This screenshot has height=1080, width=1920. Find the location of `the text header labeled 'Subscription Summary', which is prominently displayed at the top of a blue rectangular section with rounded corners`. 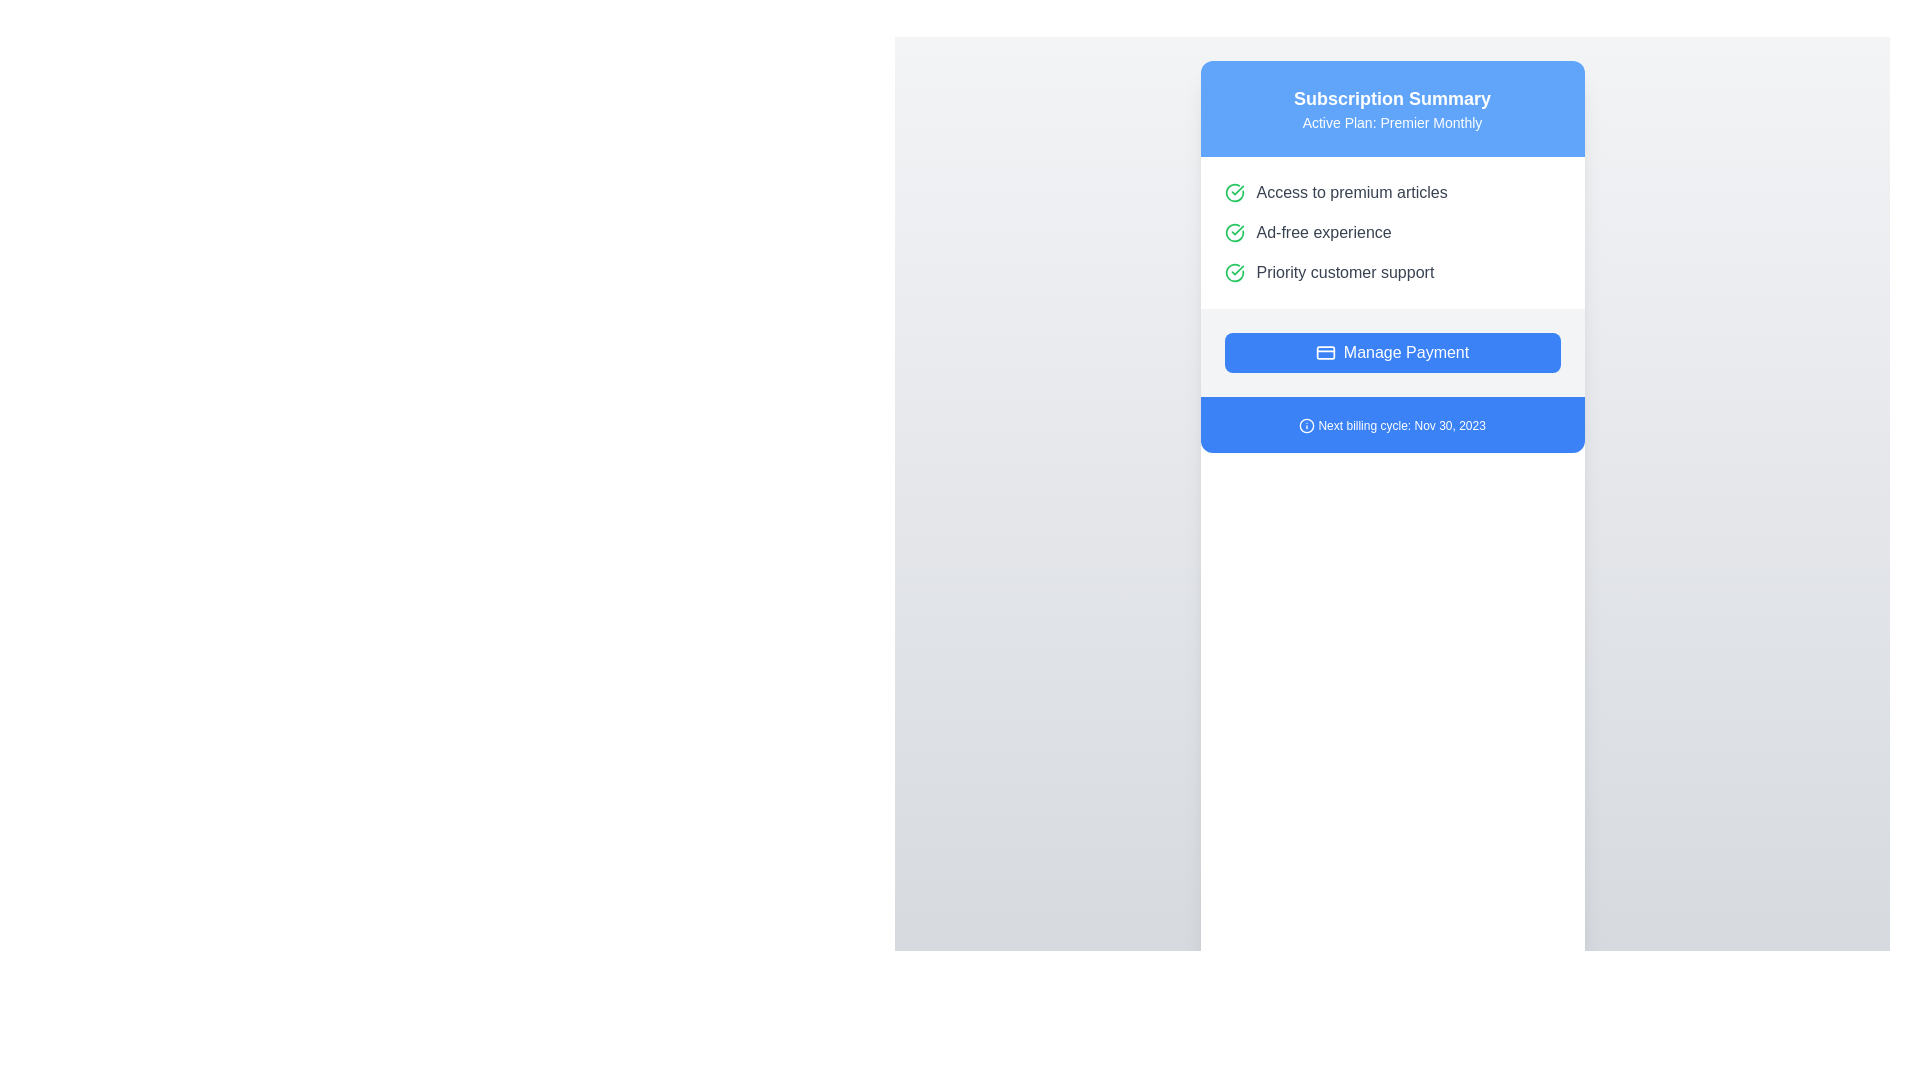

the text header labeled 'Subscription Summary', which is prominently displayed at the top of a blue rectangular section with rounded corners is located at coordinates (1391, 99).